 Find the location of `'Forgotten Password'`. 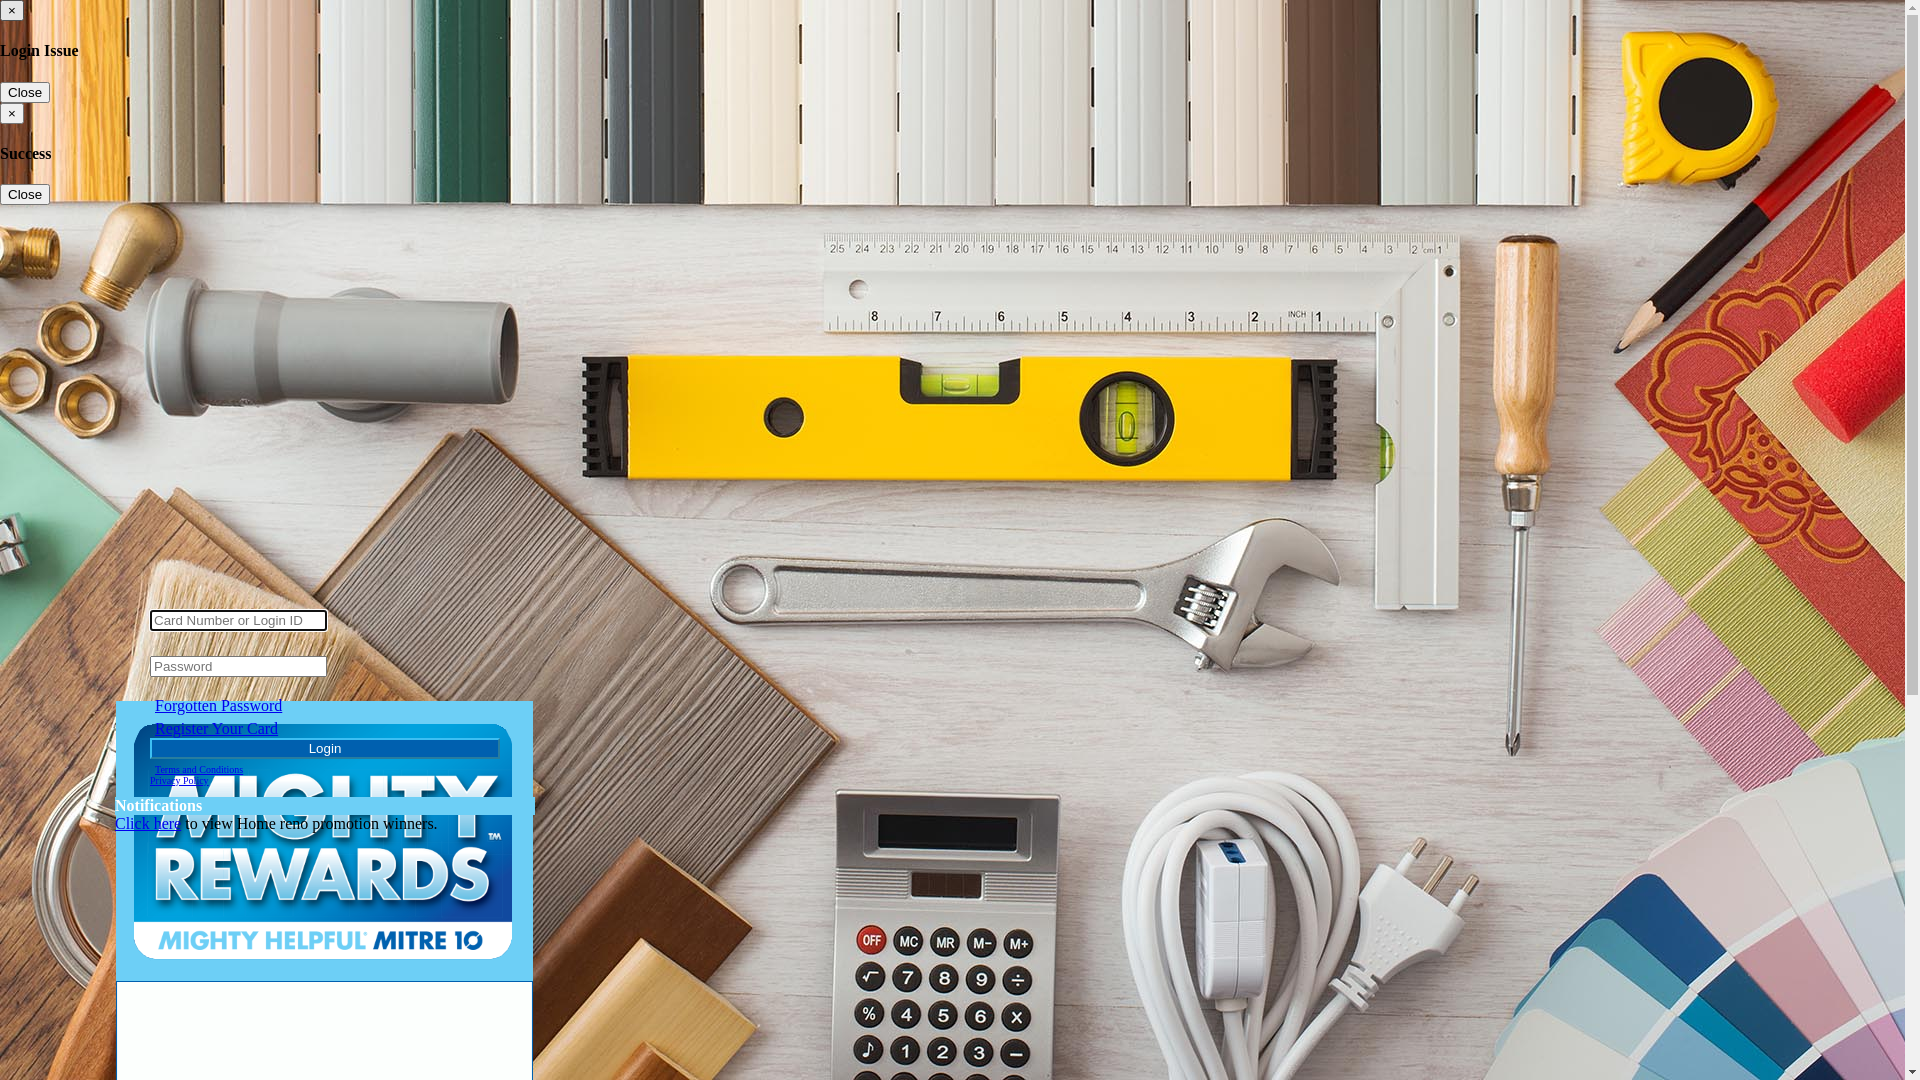

'Forgotten Password' is located at coordinates (218, 704).